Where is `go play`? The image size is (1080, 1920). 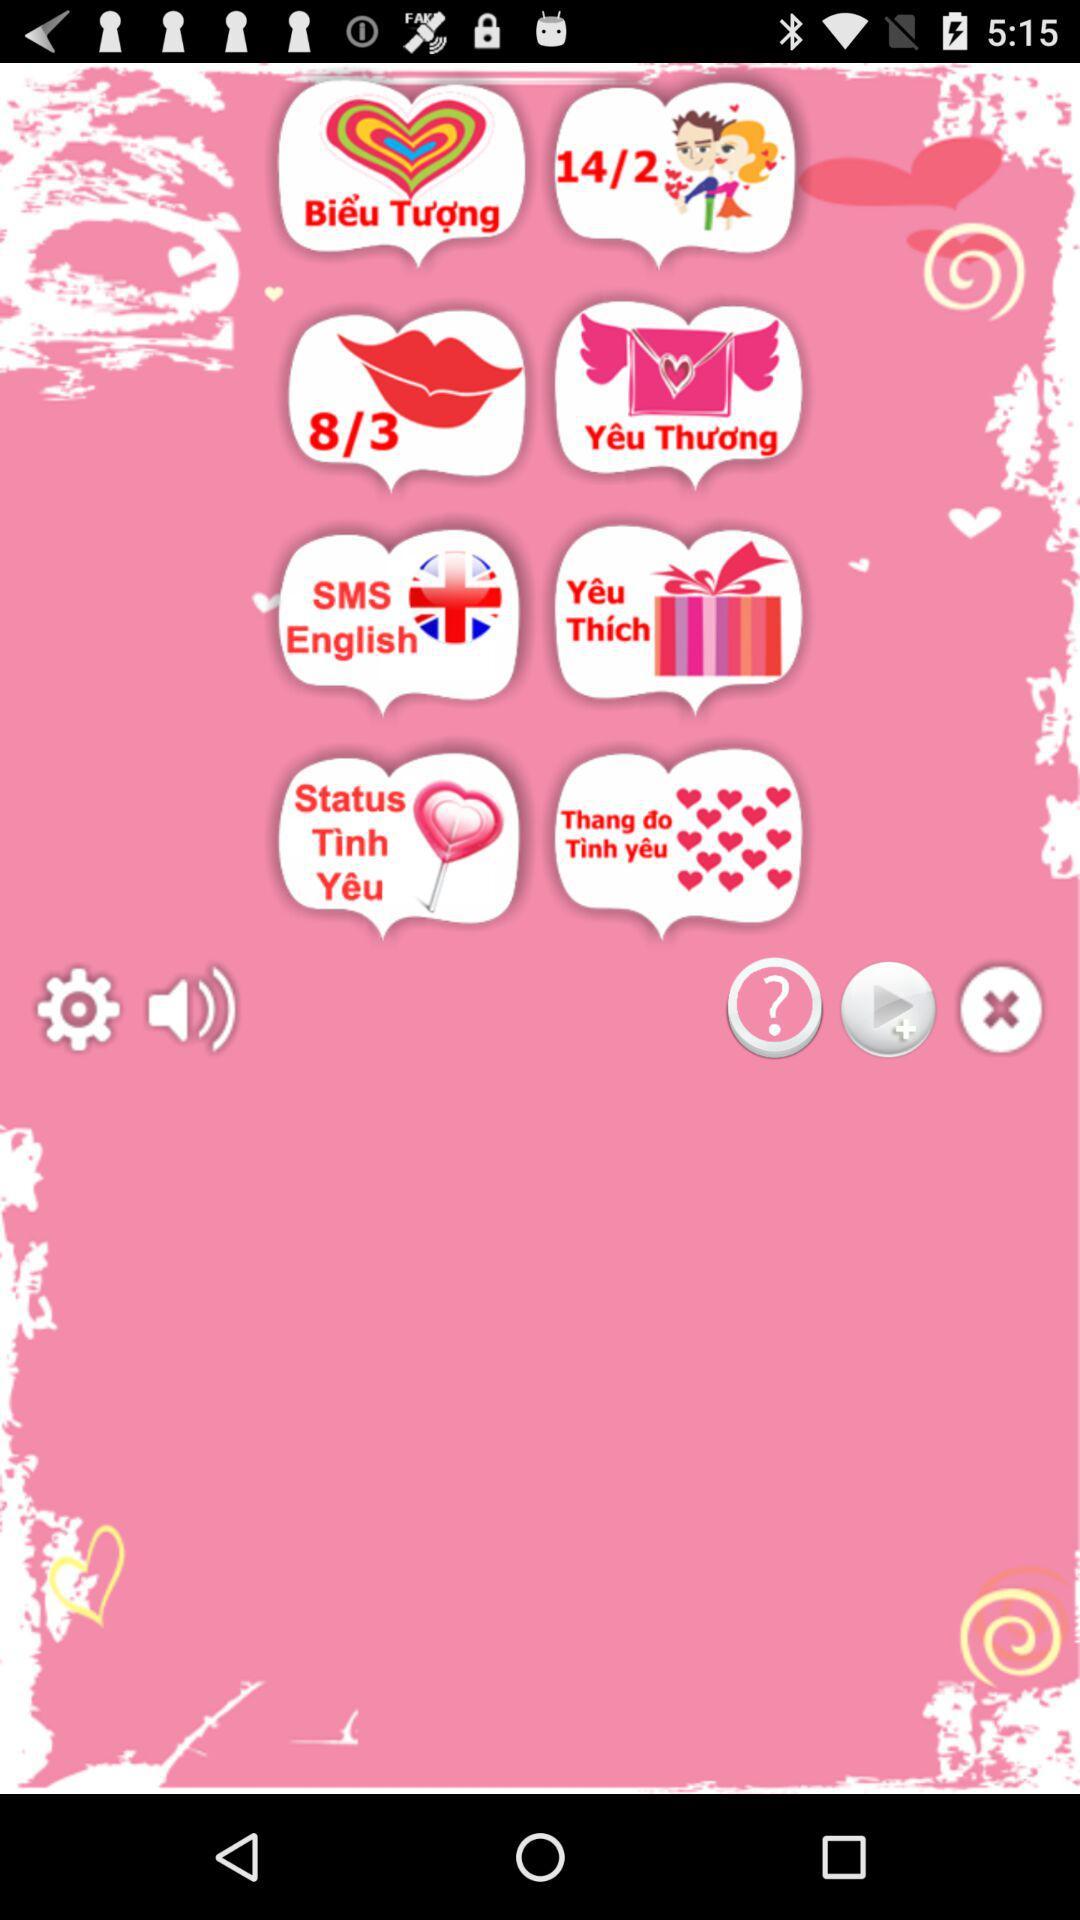
go play is located at coordinates (886, 1009).